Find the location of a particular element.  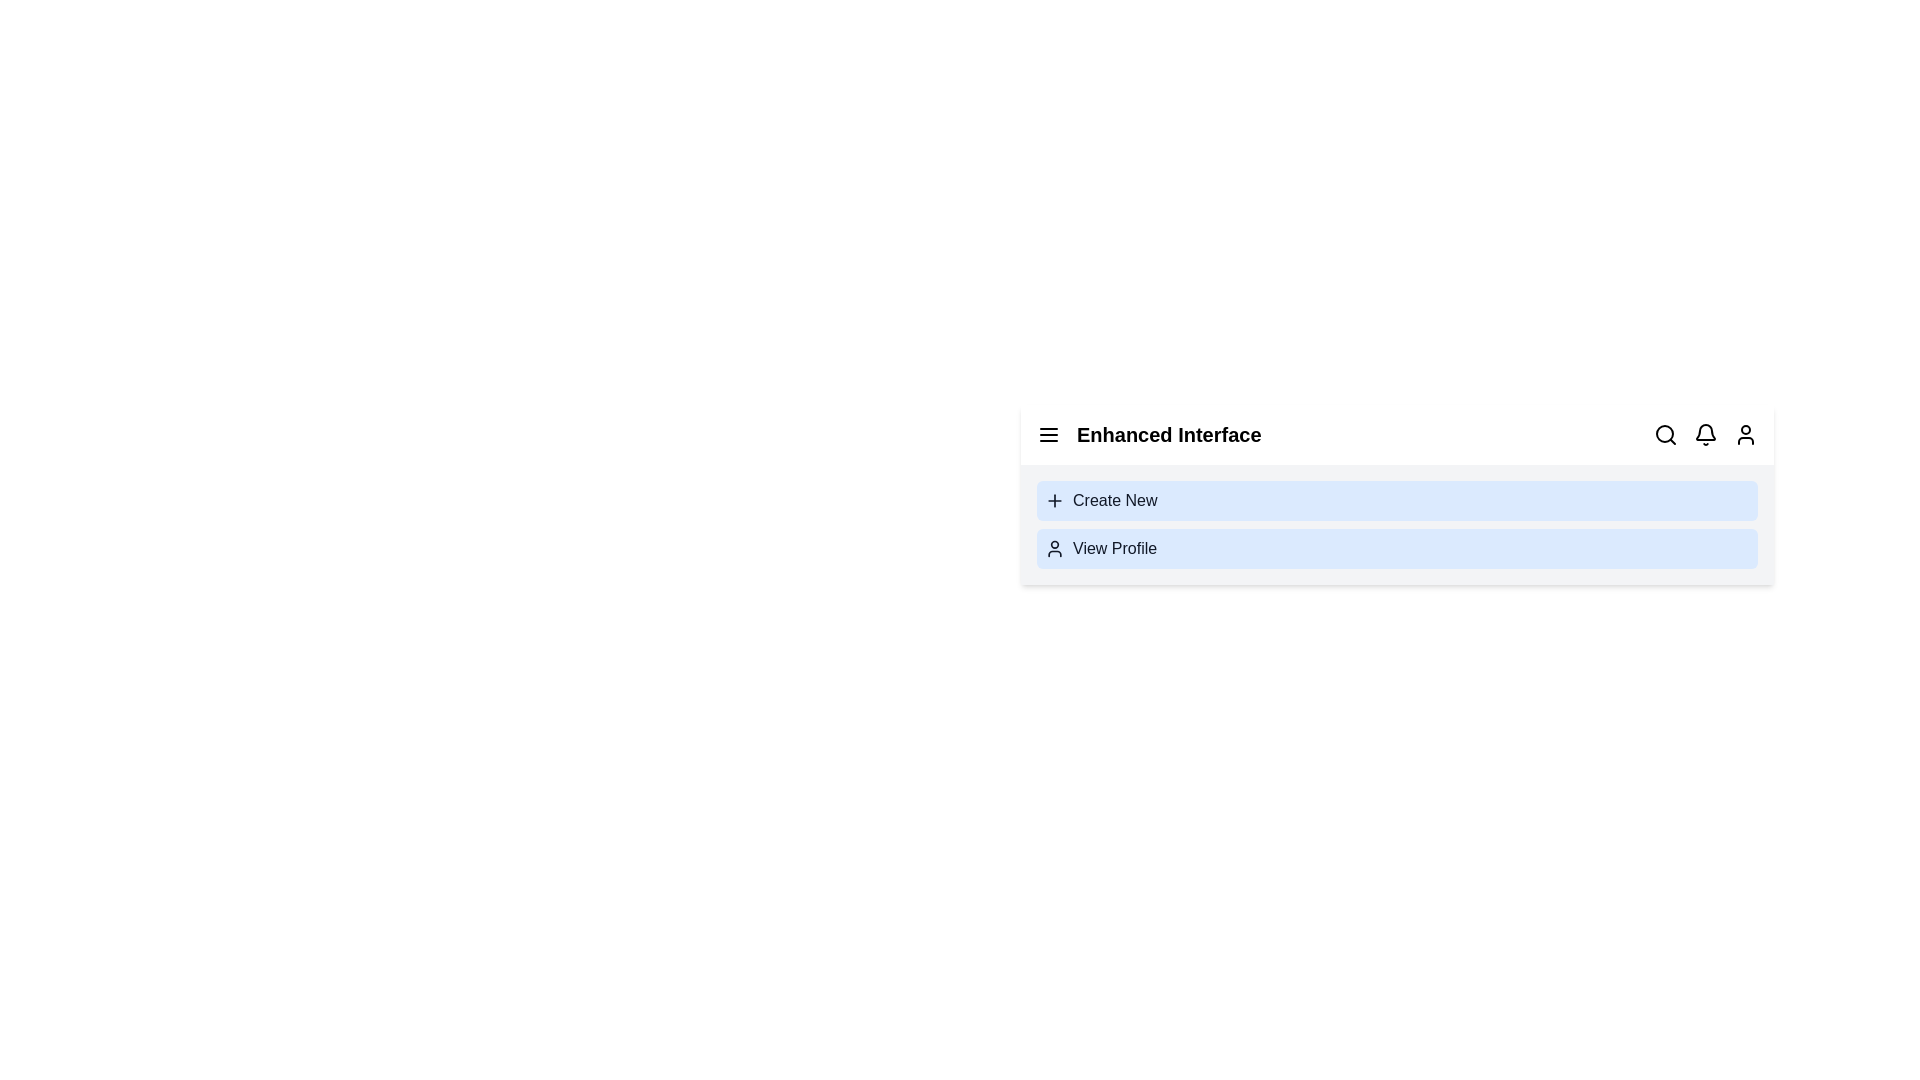

the 'View Profile' option to open the user profile is located at coordinates (1113, 548).